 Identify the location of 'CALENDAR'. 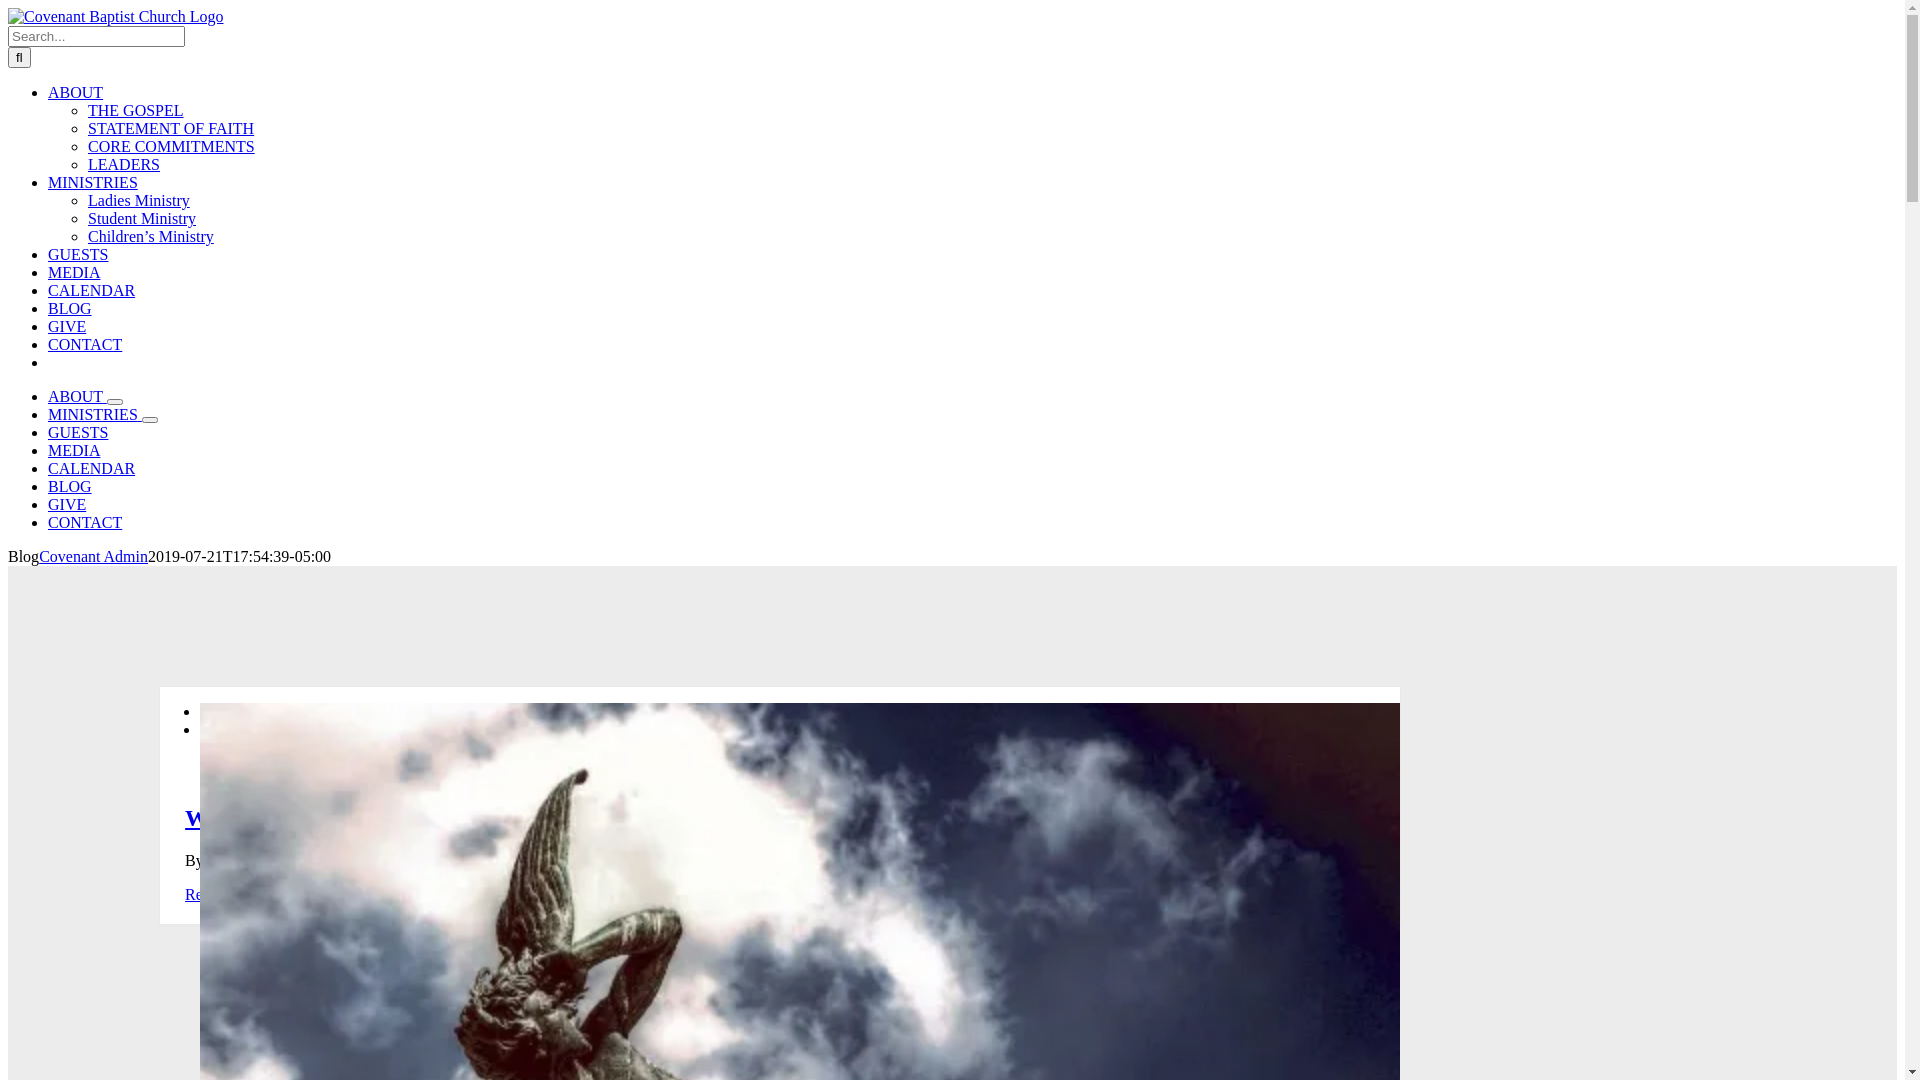
(90, 290).